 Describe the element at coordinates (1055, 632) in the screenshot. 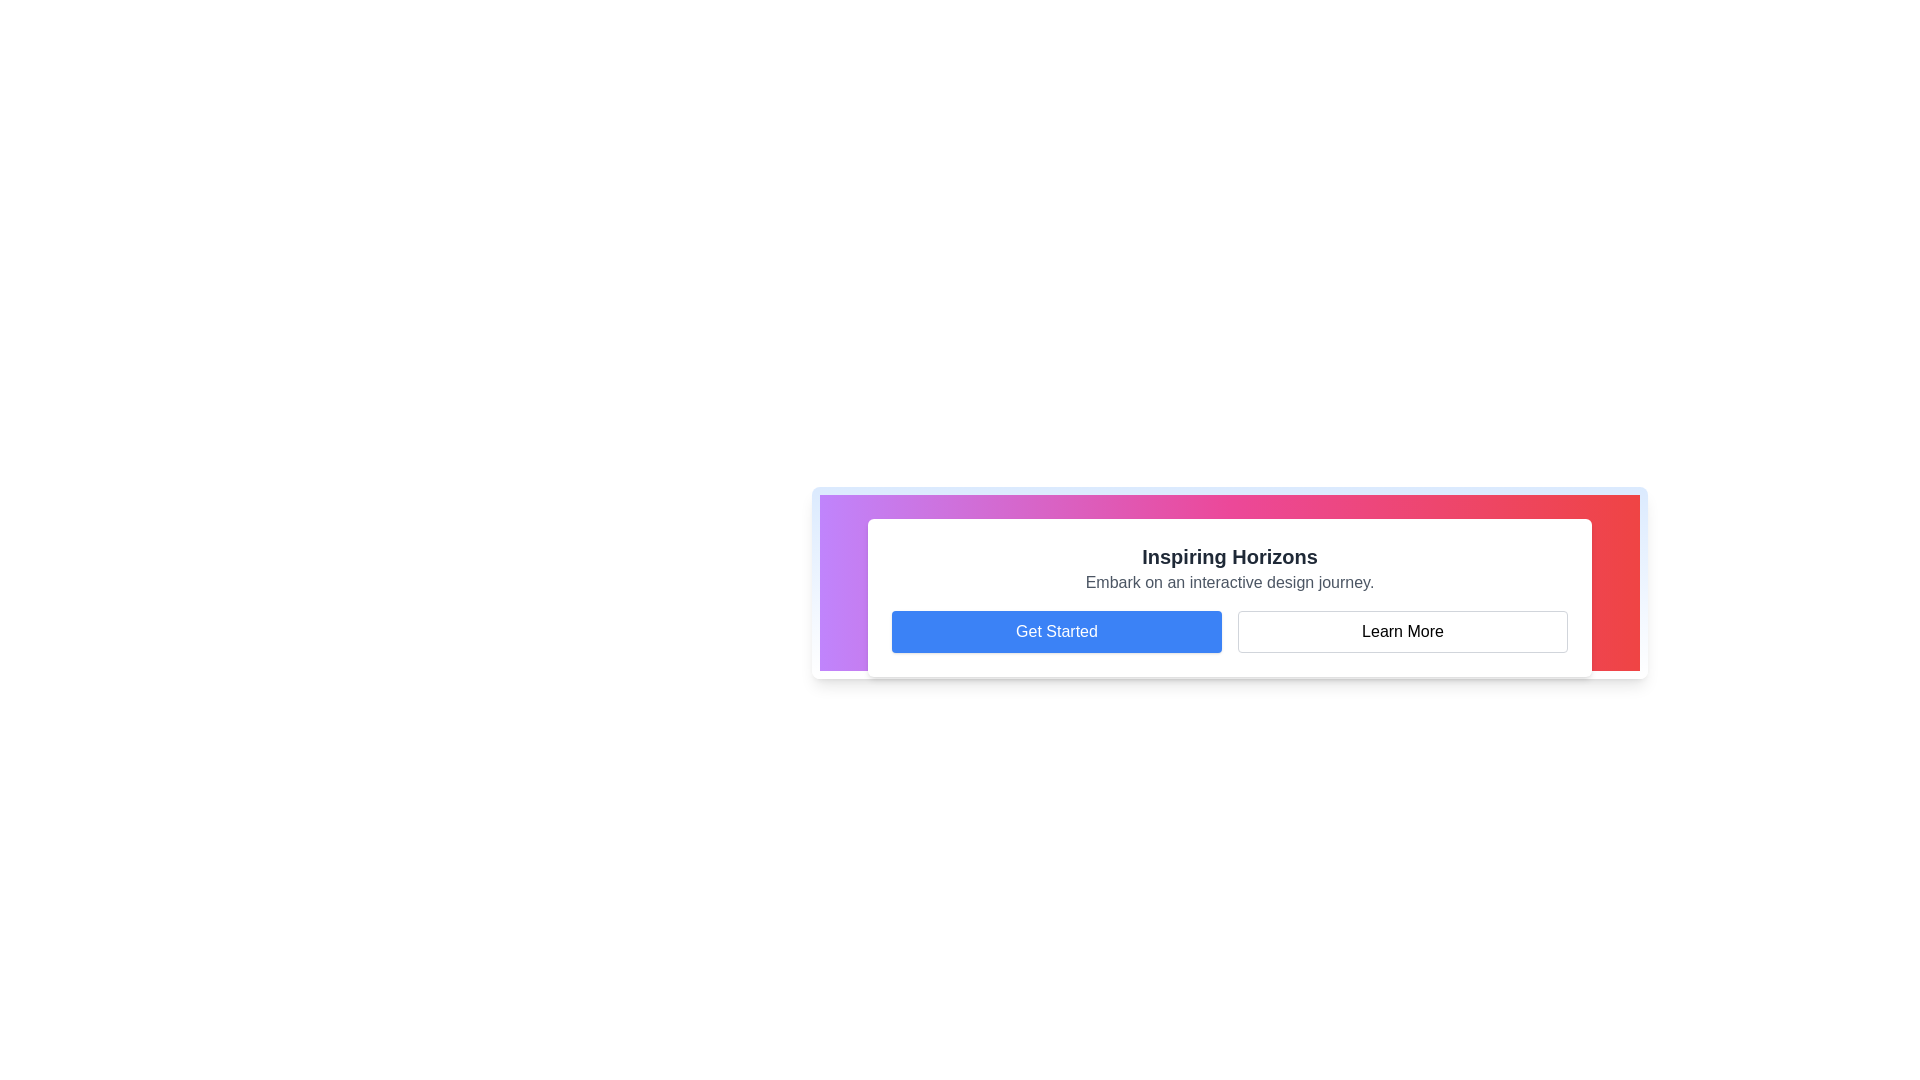

I see `the bright blue rectangular button with rounded corners that reads 'Get Started' to activate its hover effect` at that location.